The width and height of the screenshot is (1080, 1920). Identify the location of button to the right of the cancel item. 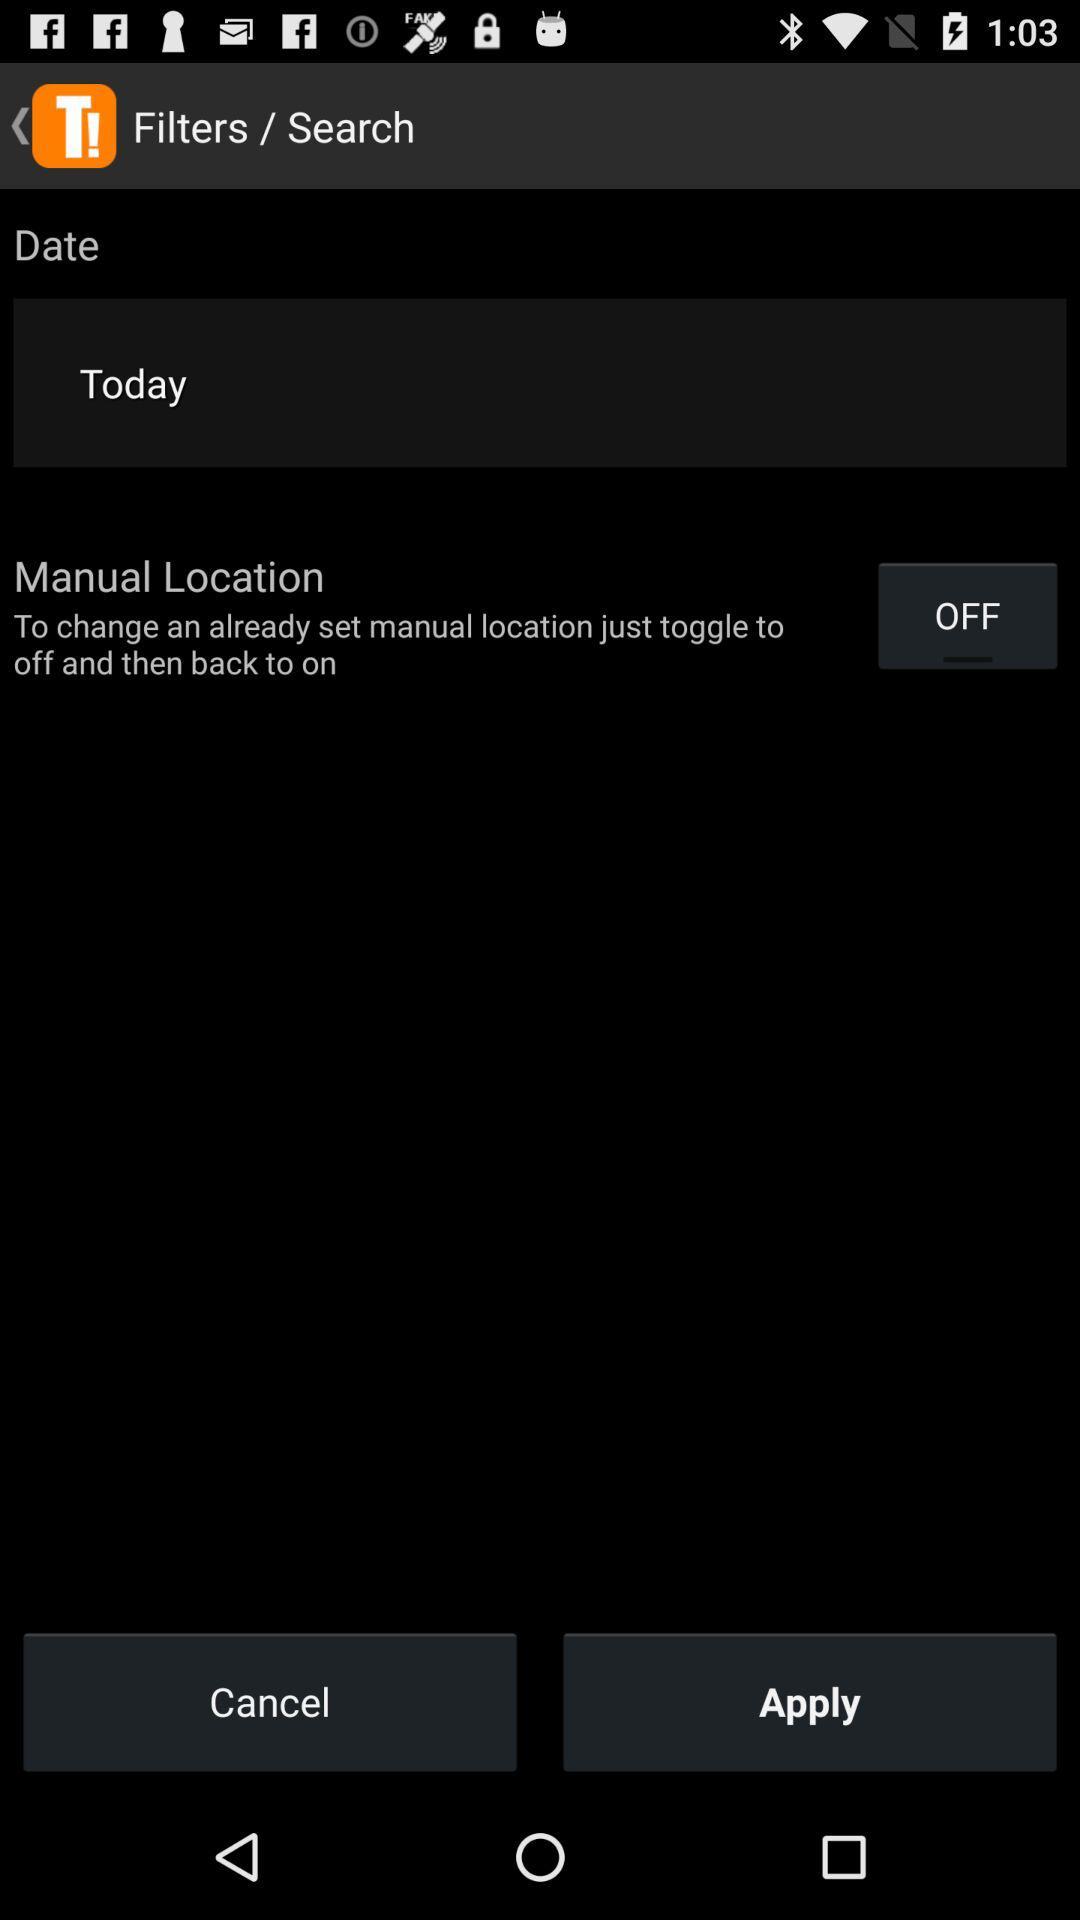
(810, 1700).